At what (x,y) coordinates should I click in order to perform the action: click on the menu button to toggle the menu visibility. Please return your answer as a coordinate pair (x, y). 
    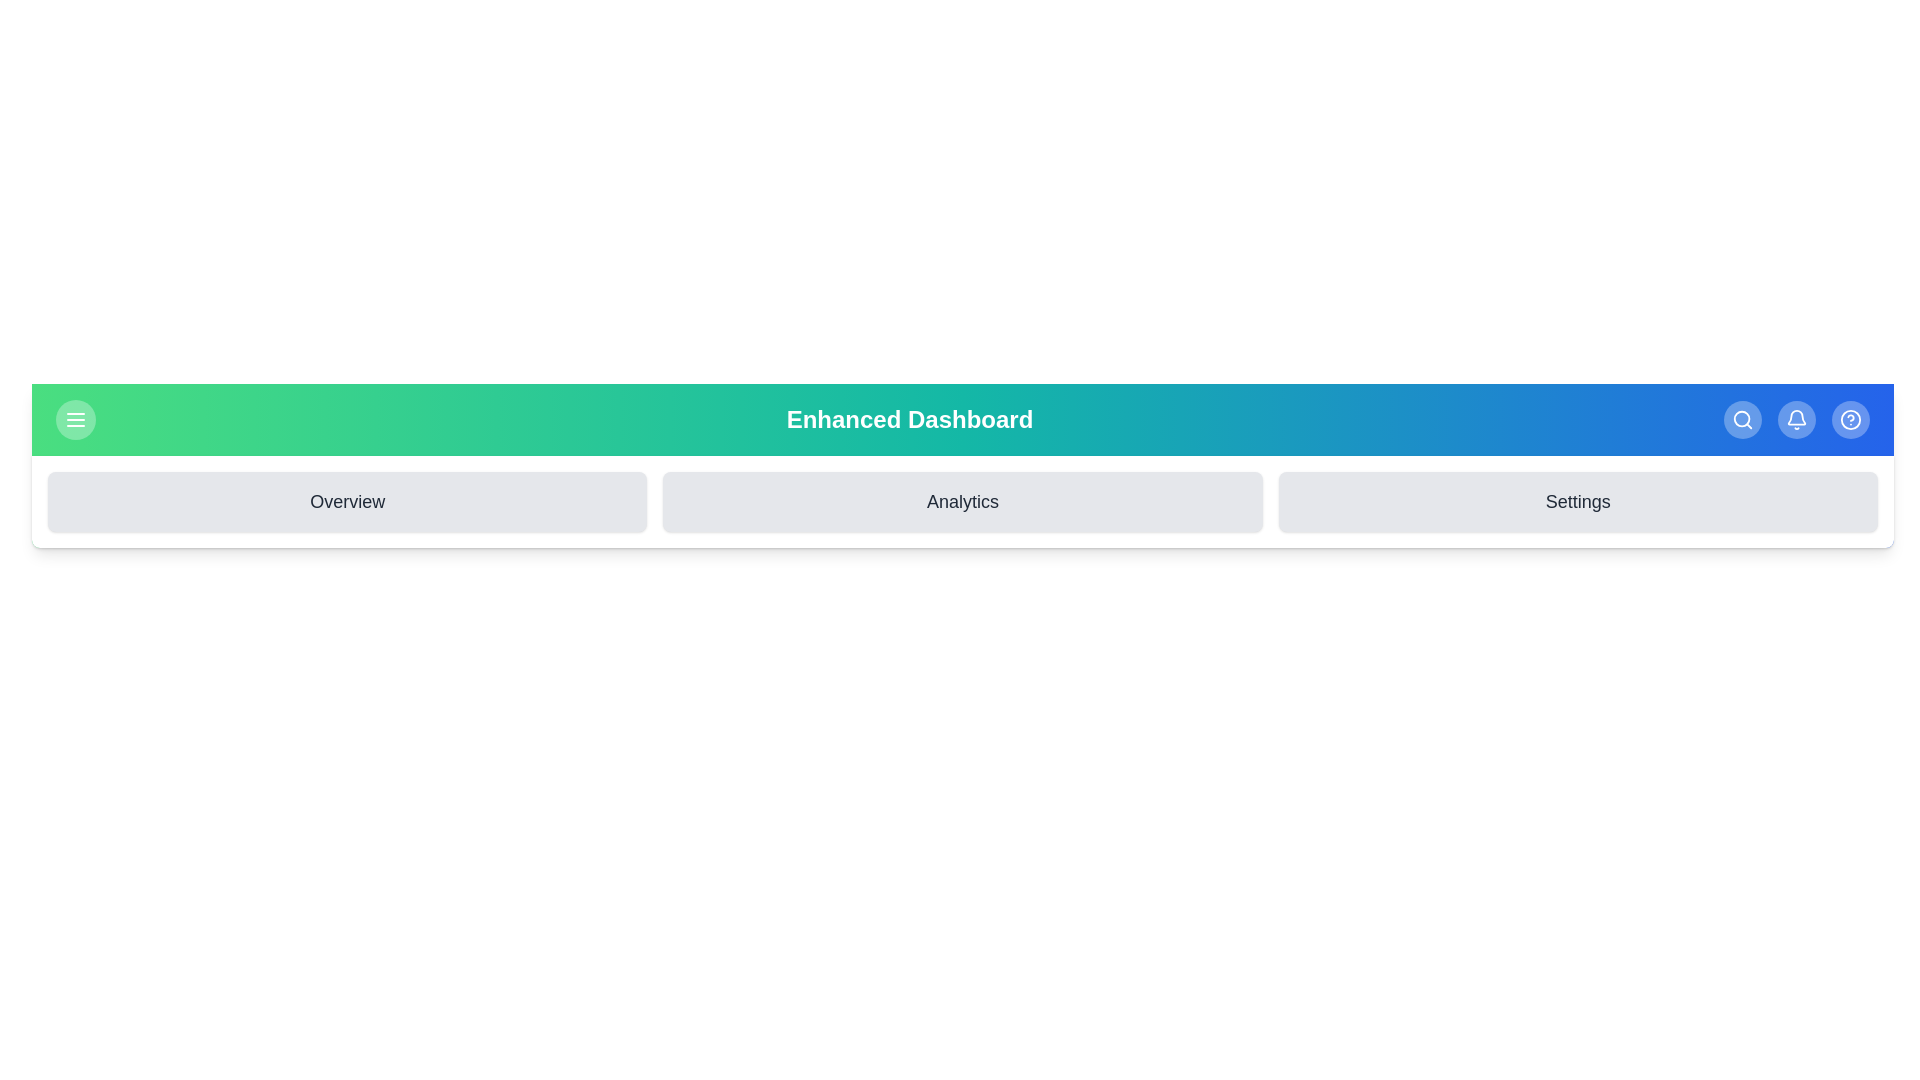
    Looking at the image, I should click on (76, 419).